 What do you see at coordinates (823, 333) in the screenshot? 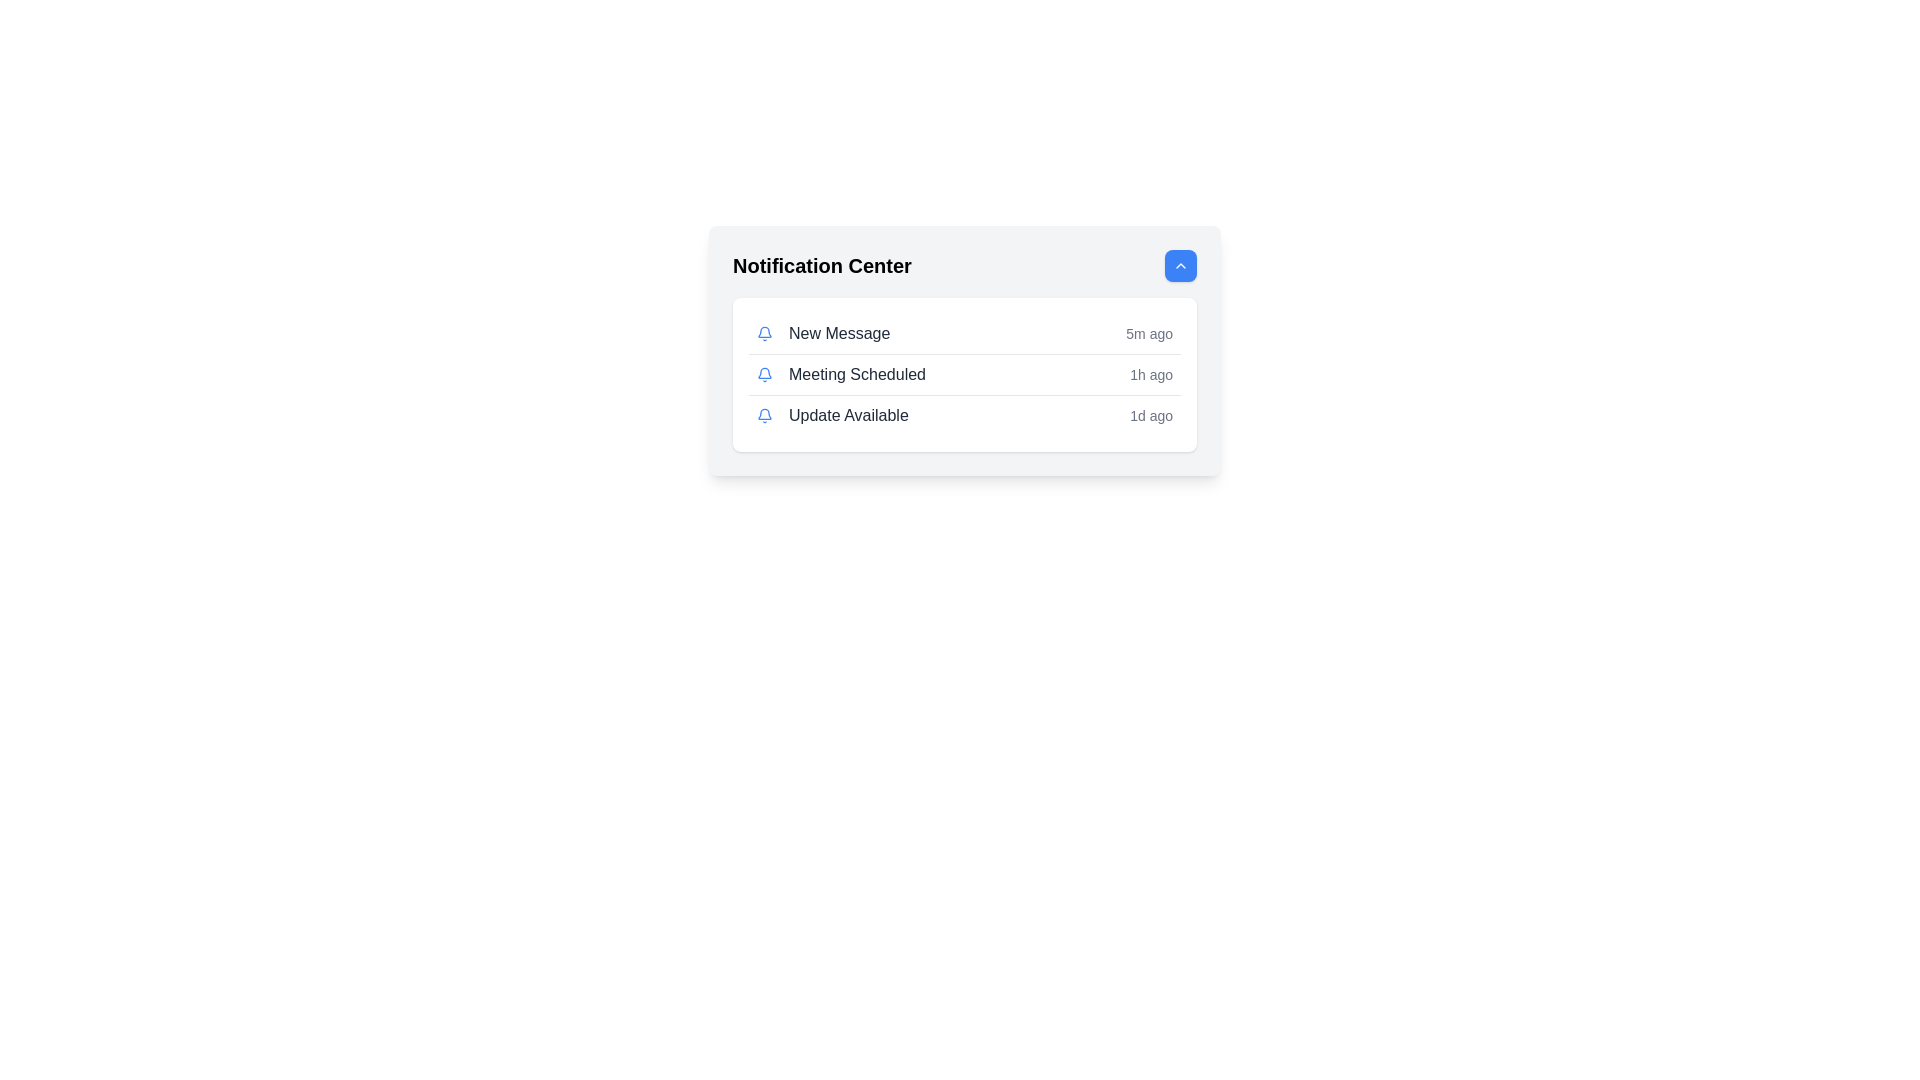
I see `the 'New Message' label` at bounding box center [823, 333].